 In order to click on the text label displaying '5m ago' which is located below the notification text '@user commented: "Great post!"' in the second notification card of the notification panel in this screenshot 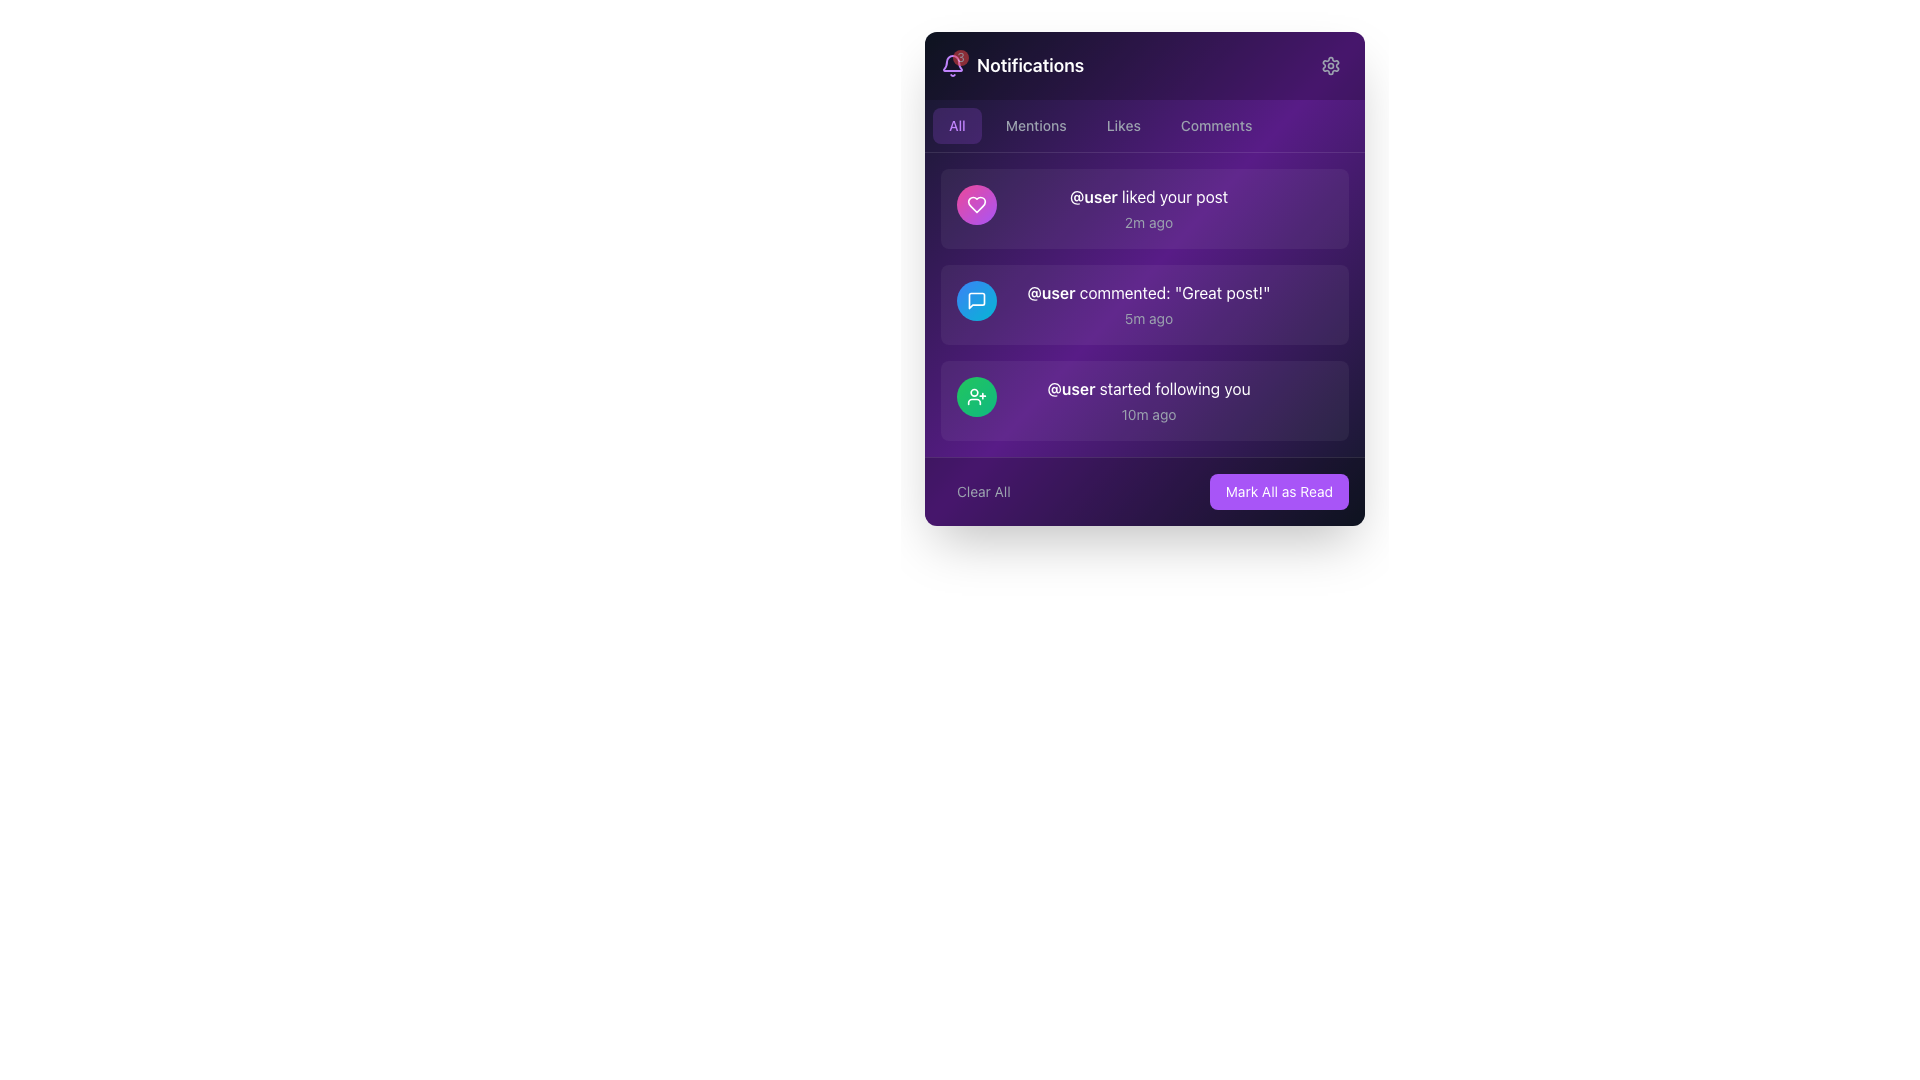, I will do `click(1148, 318)`.